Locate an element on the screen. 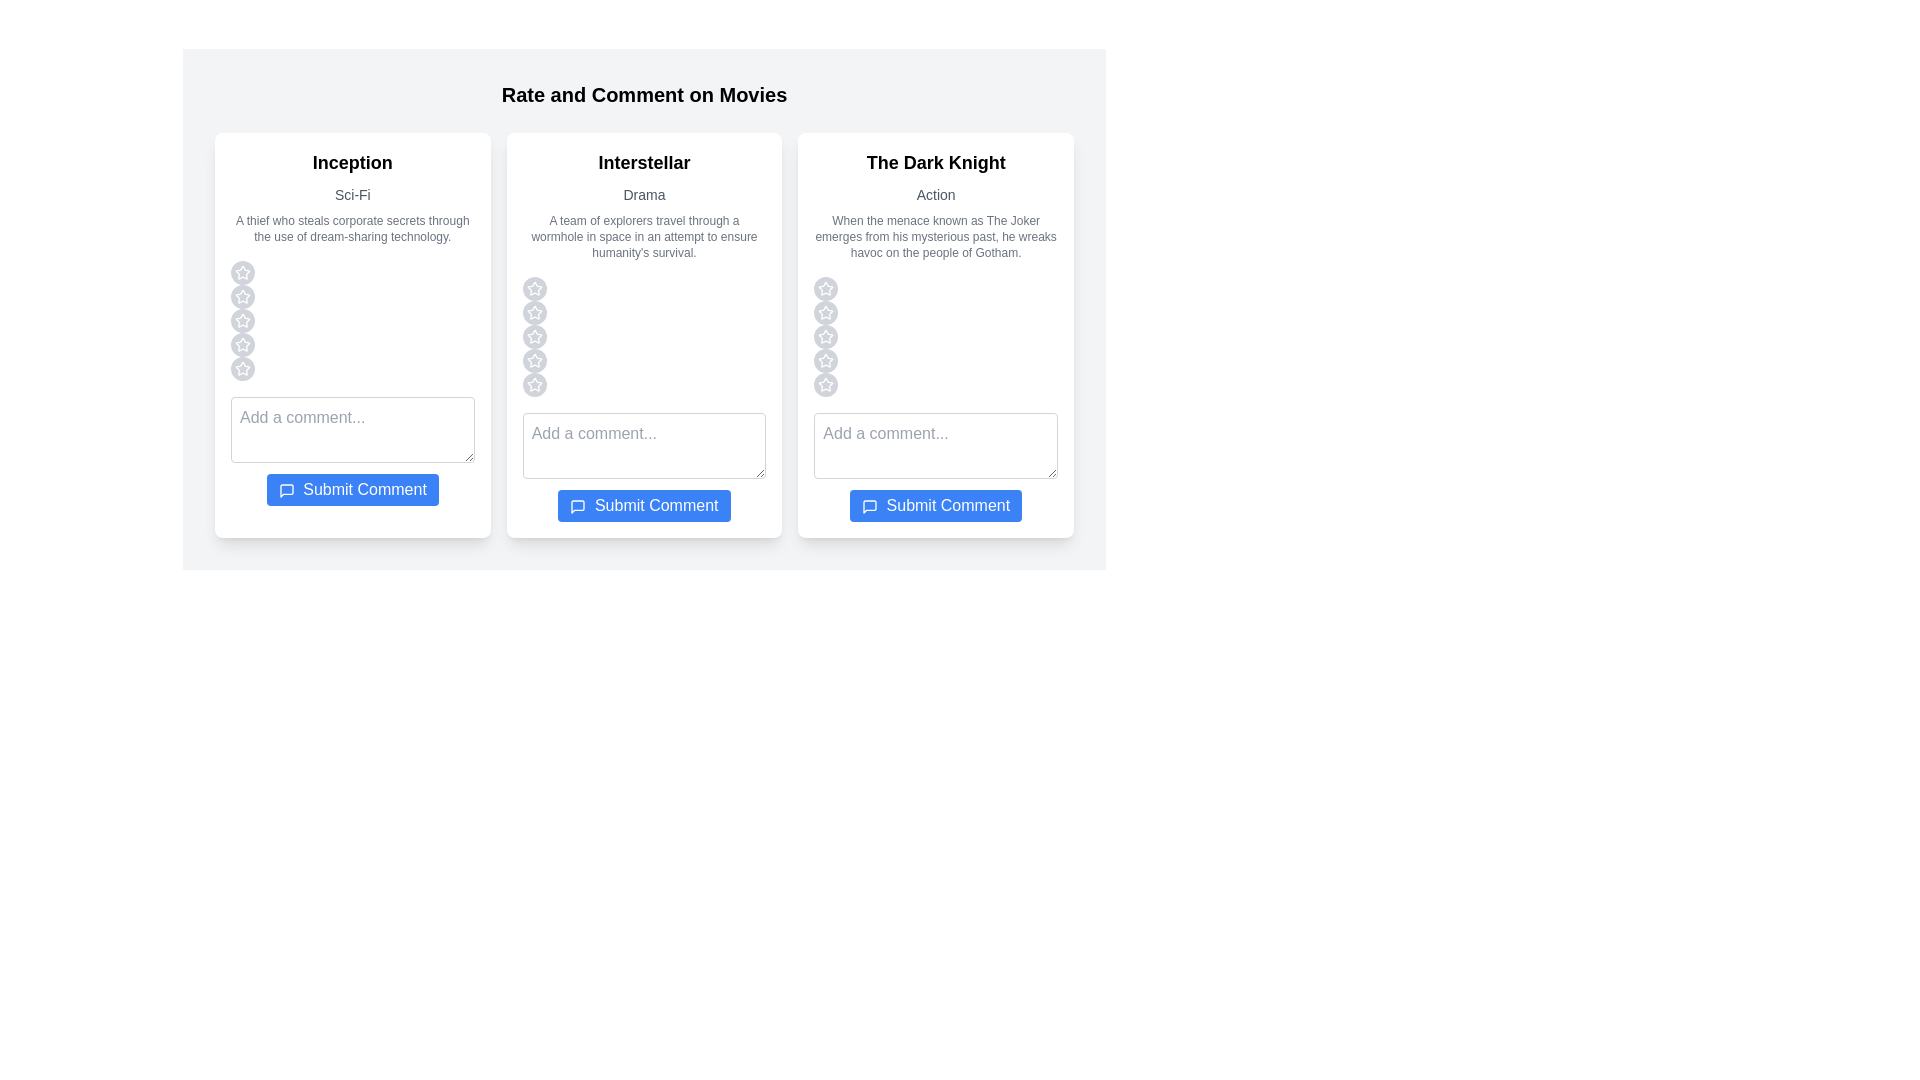 The height and width of the screenshot is (1080, 1920). the star corresponding to the rating 5 for the movie Inception is located at coordinates (242, 369).